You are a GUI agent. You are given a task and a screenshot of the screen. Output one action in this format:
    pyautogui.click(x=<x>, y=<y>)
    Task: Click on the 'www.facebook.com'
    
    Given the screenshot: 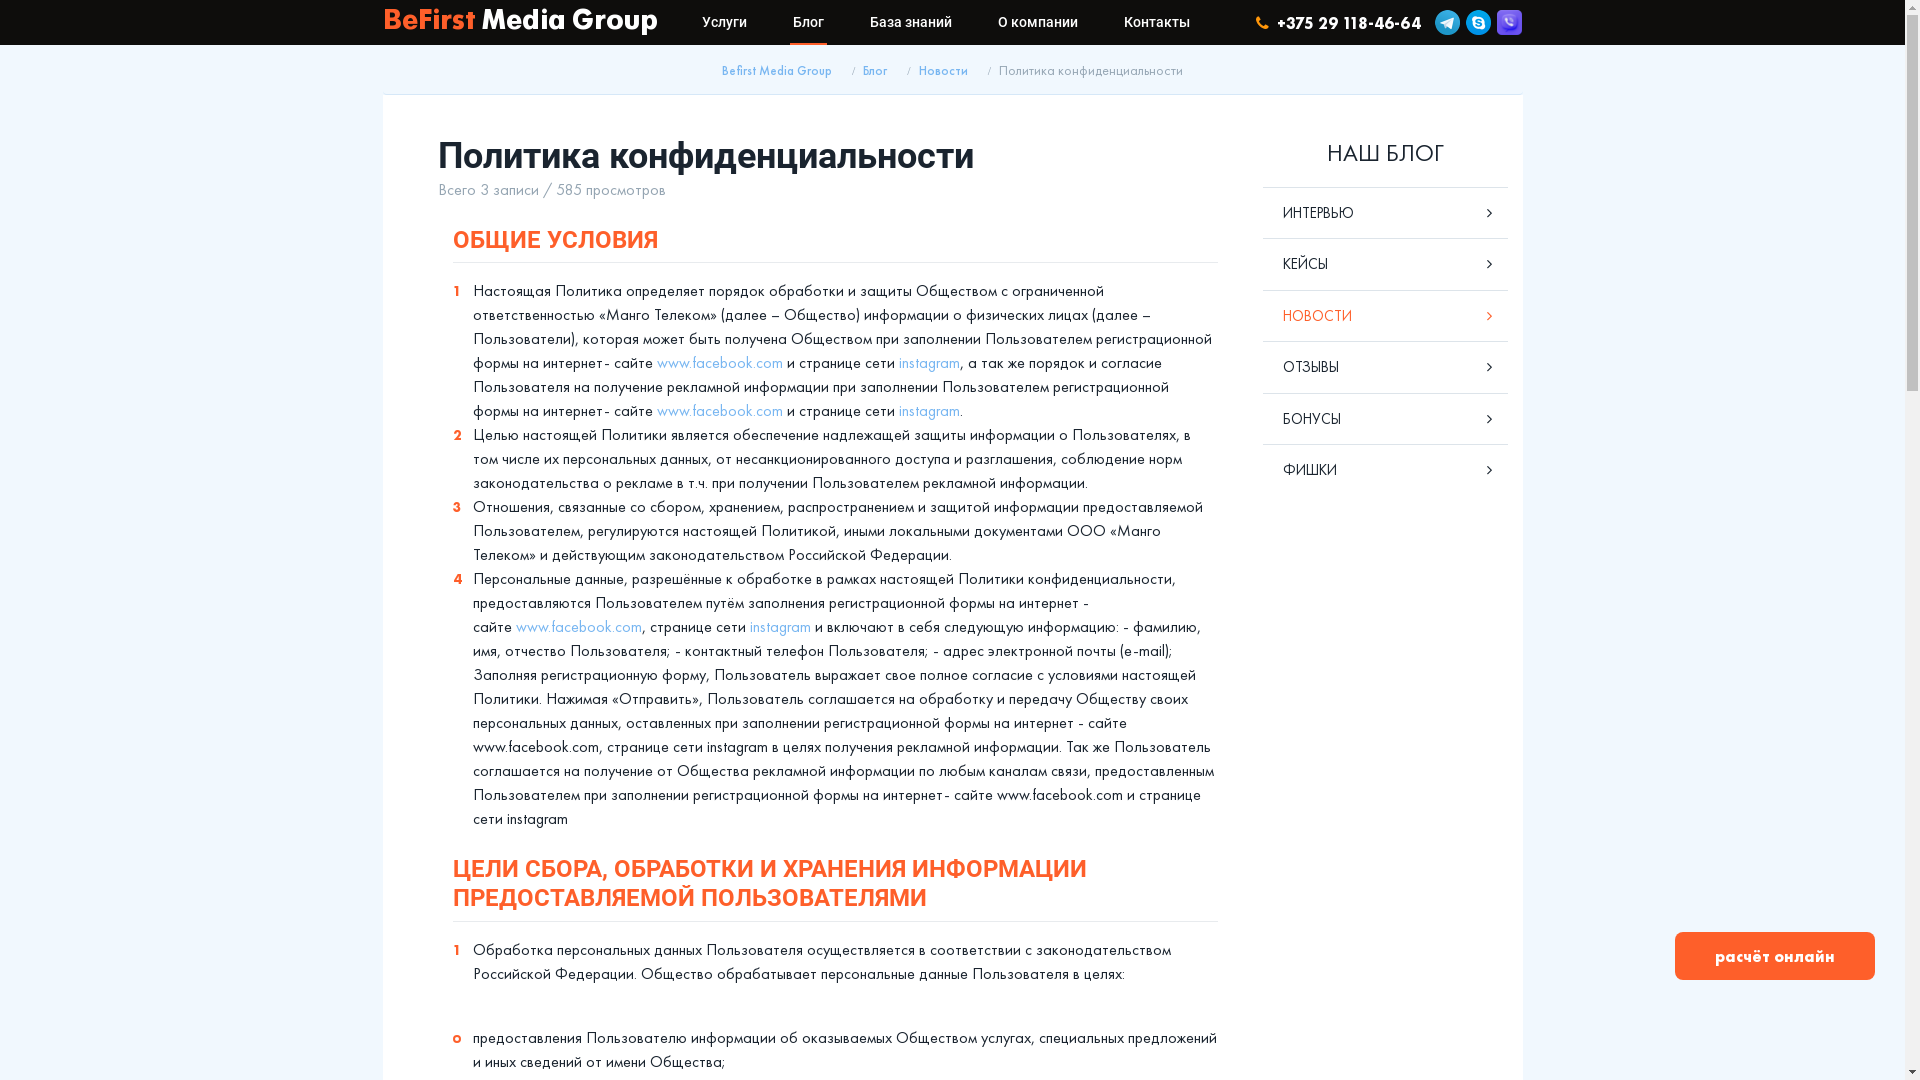 What is the action you would take?
    pyautogui.click(x=578, y=625)
    